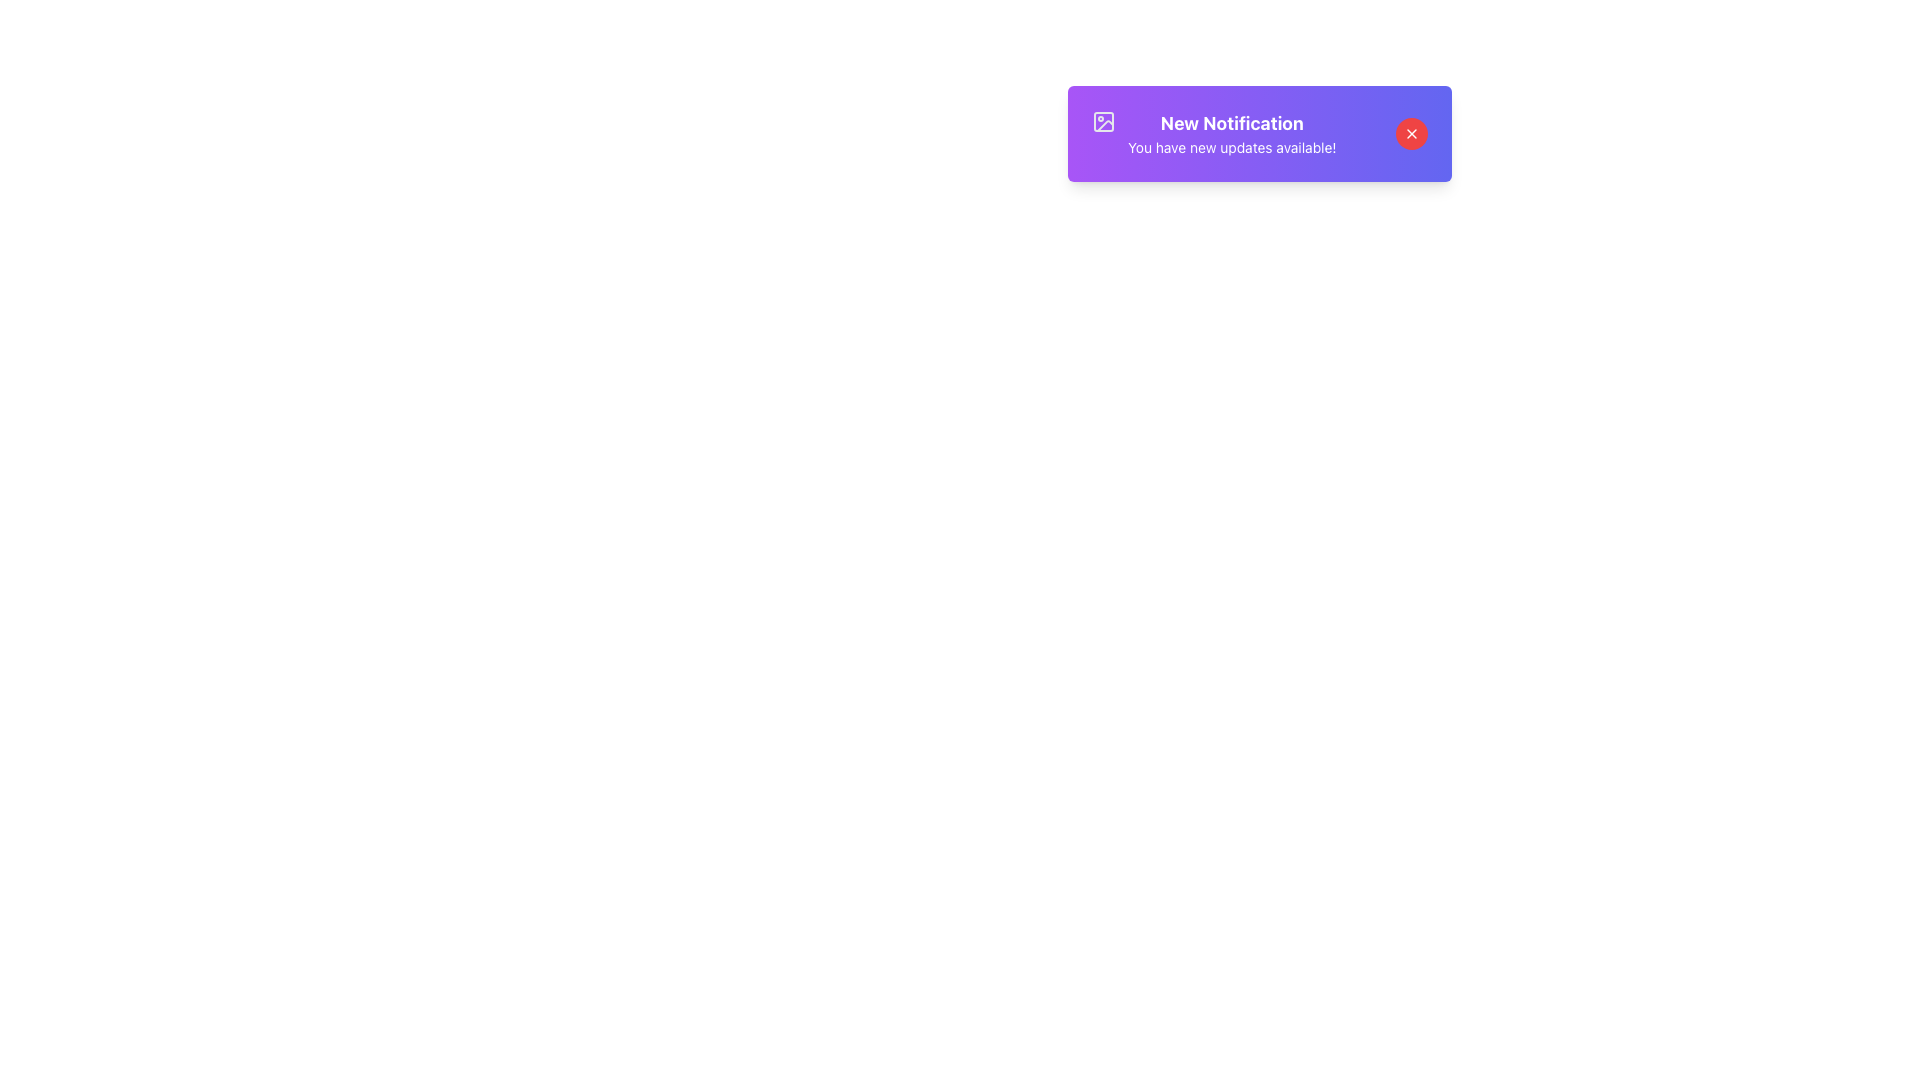 Image resolution: width=1920 pixels, height=1080 pixels. I want to click on the circular red button with a white cross icon located on the far right of the notification bar for keyboard interaction, so click(1410, 134).